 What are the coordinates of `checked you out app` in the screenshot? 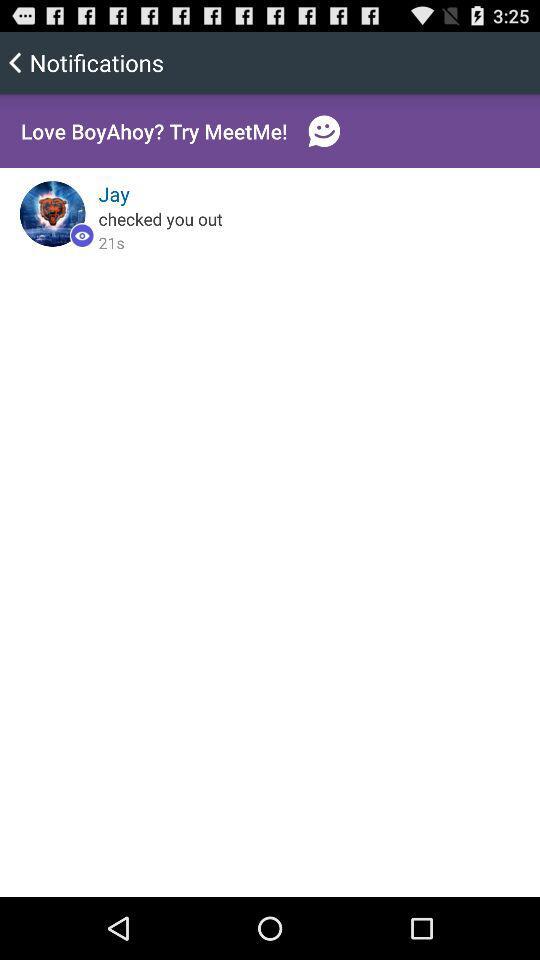 It's located at (159, 218).